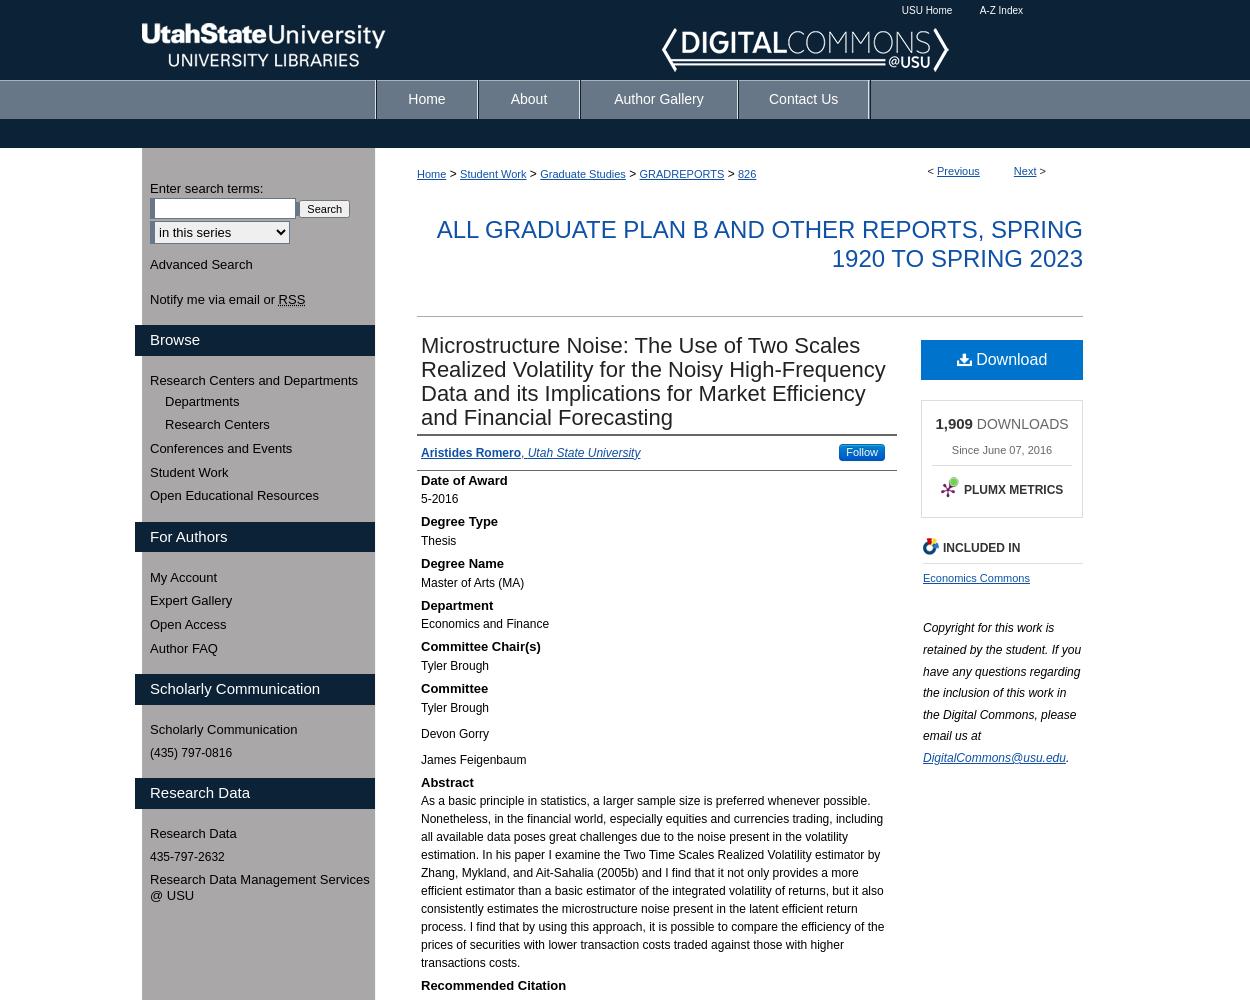 The width and height of the screenshot is (1250, 1000). What do you see at coordinates (175, 338) in the screenshot?
I see `'Browse'` at bounding box center [175, 338].